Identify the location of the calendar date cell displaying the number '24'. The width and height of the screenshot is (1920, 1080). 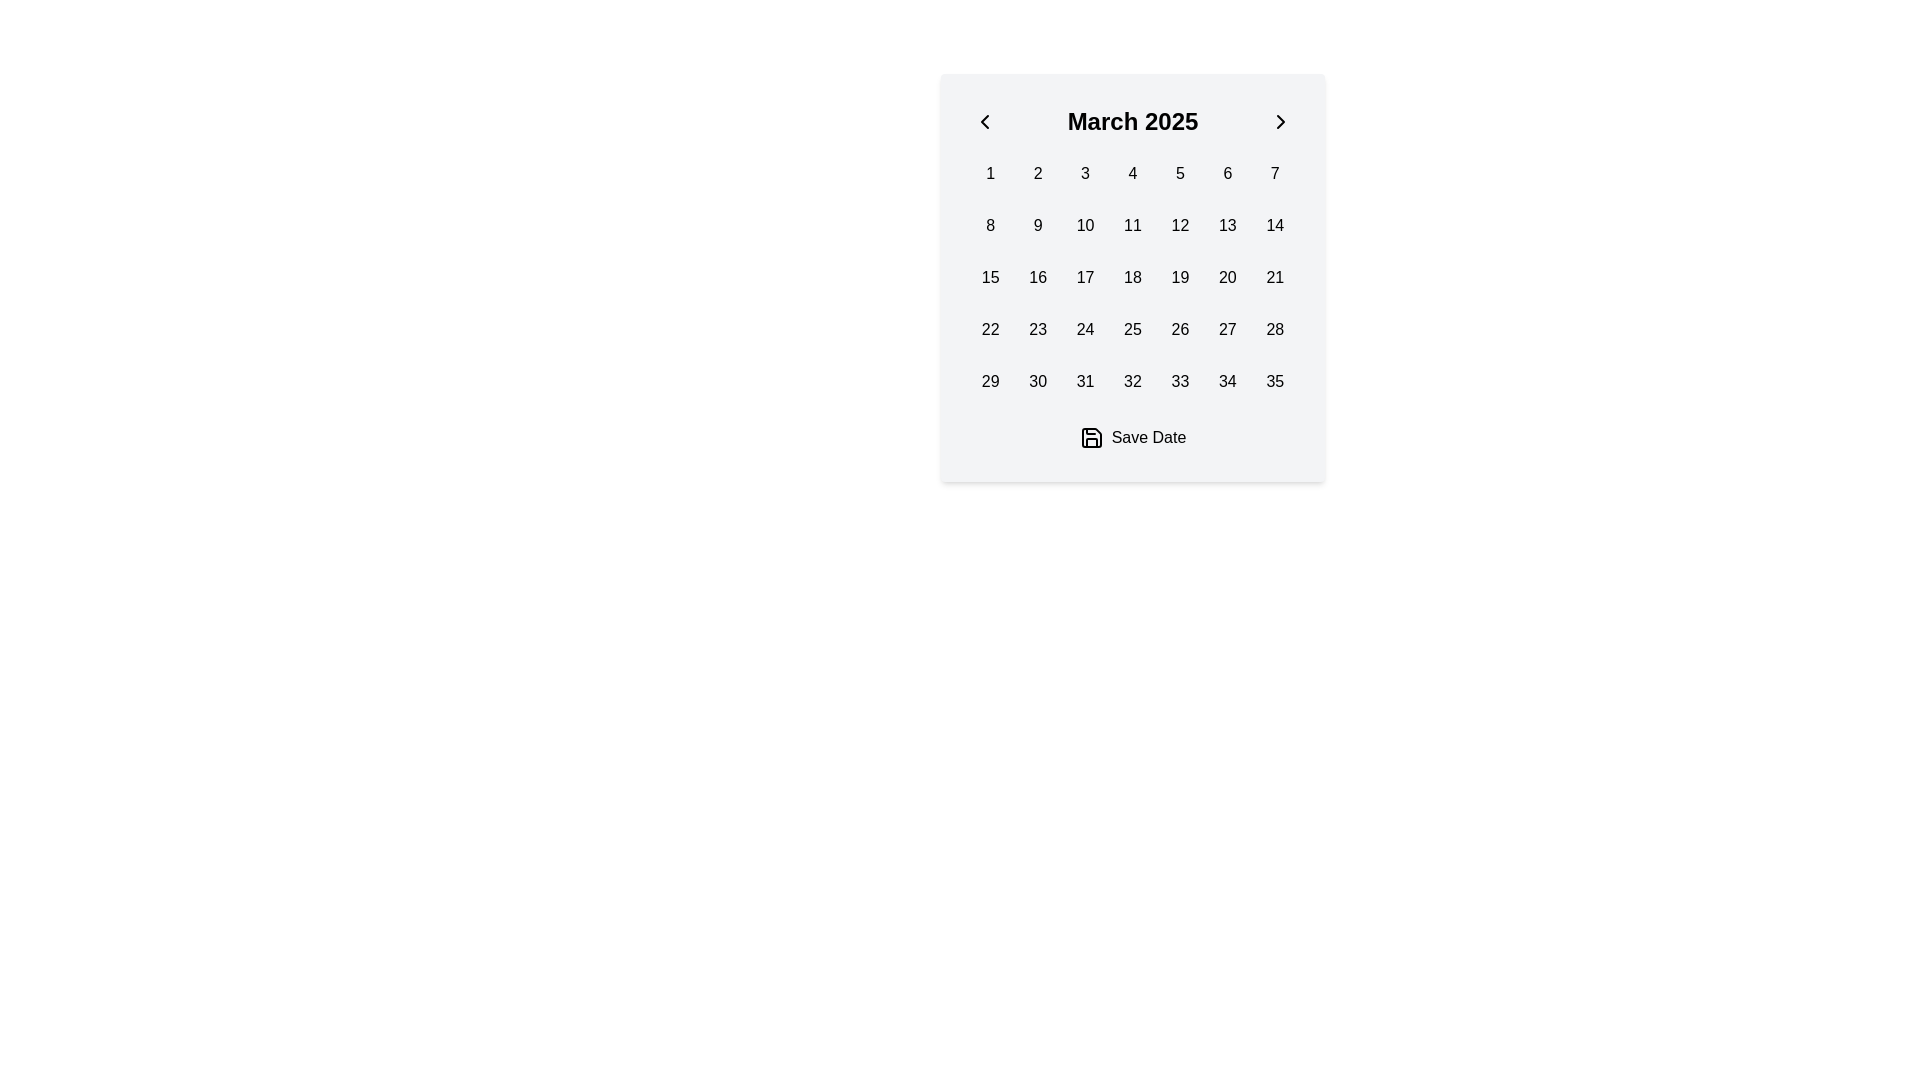
(1084, 329).